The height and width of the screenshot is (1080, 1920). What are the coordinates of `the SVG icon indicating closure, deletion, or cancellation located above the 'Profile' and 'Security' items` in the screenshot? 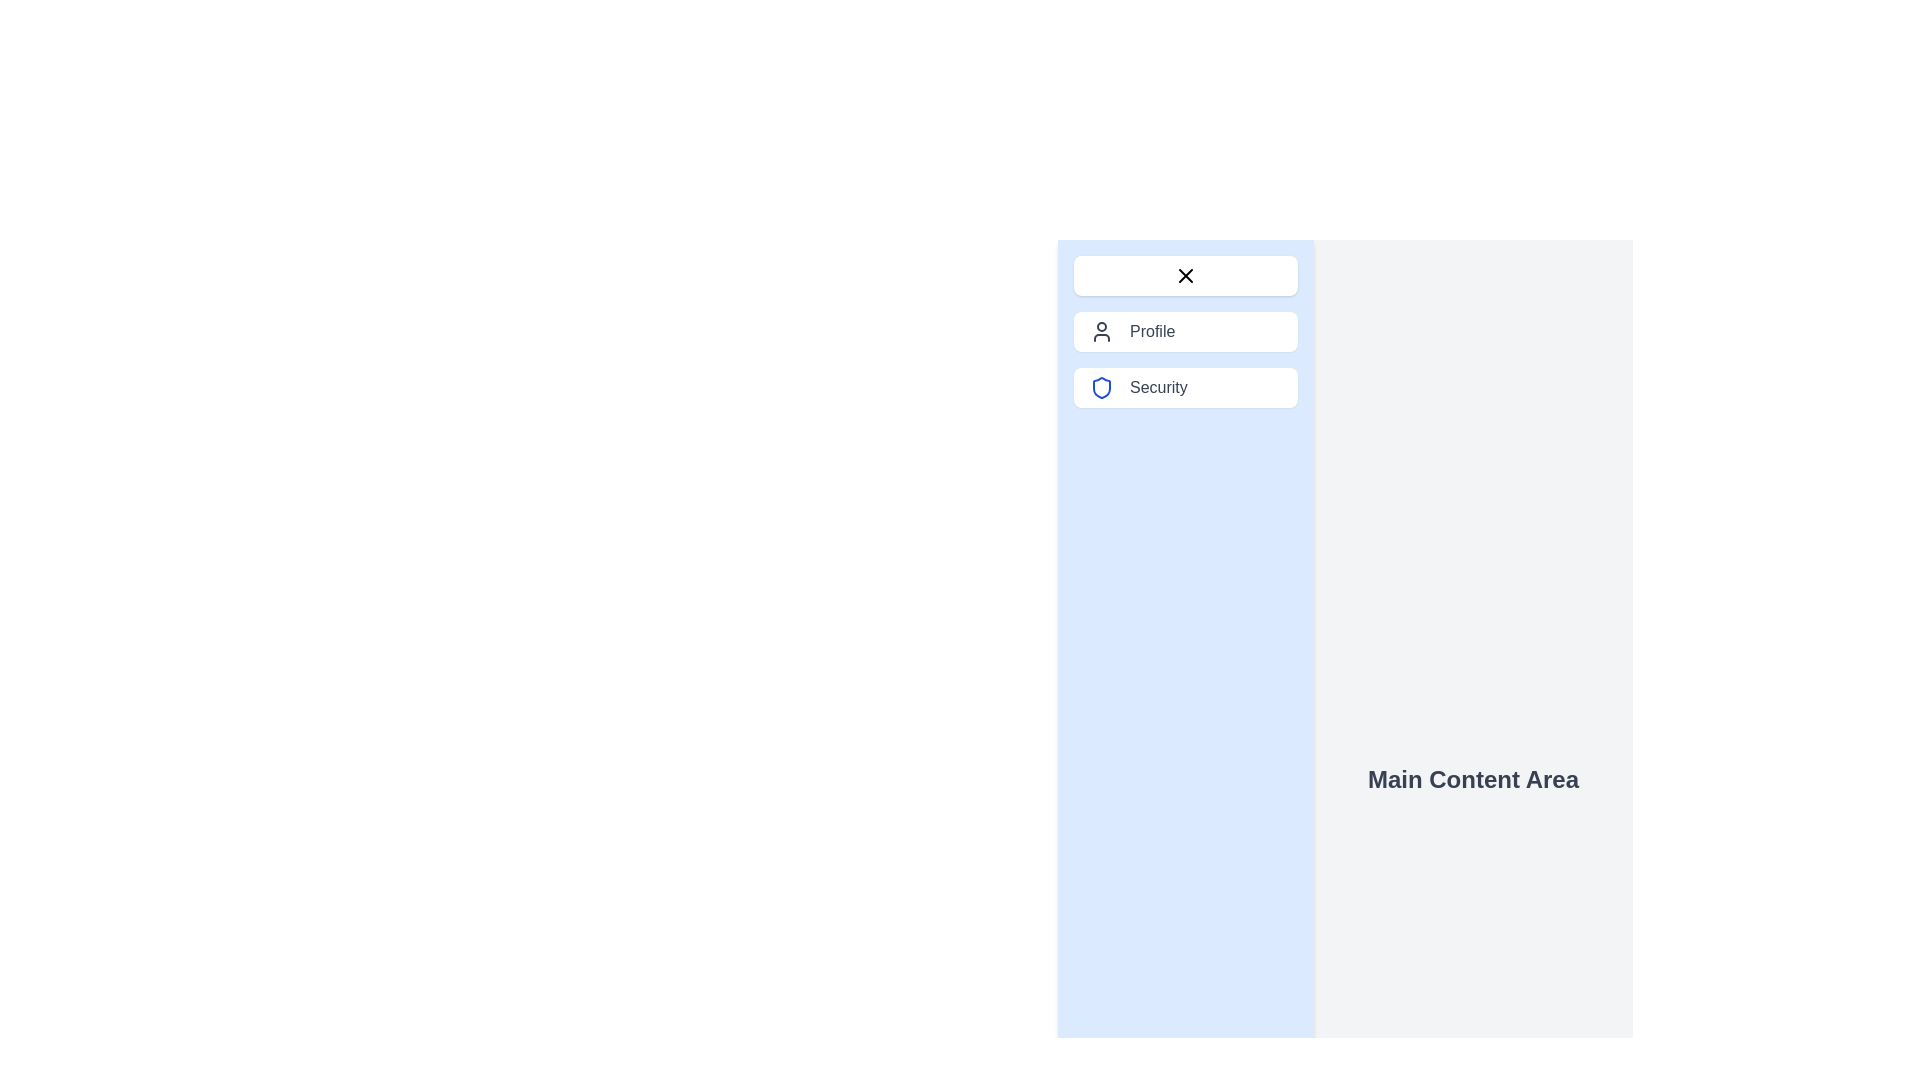 It's located at (1185, 276).